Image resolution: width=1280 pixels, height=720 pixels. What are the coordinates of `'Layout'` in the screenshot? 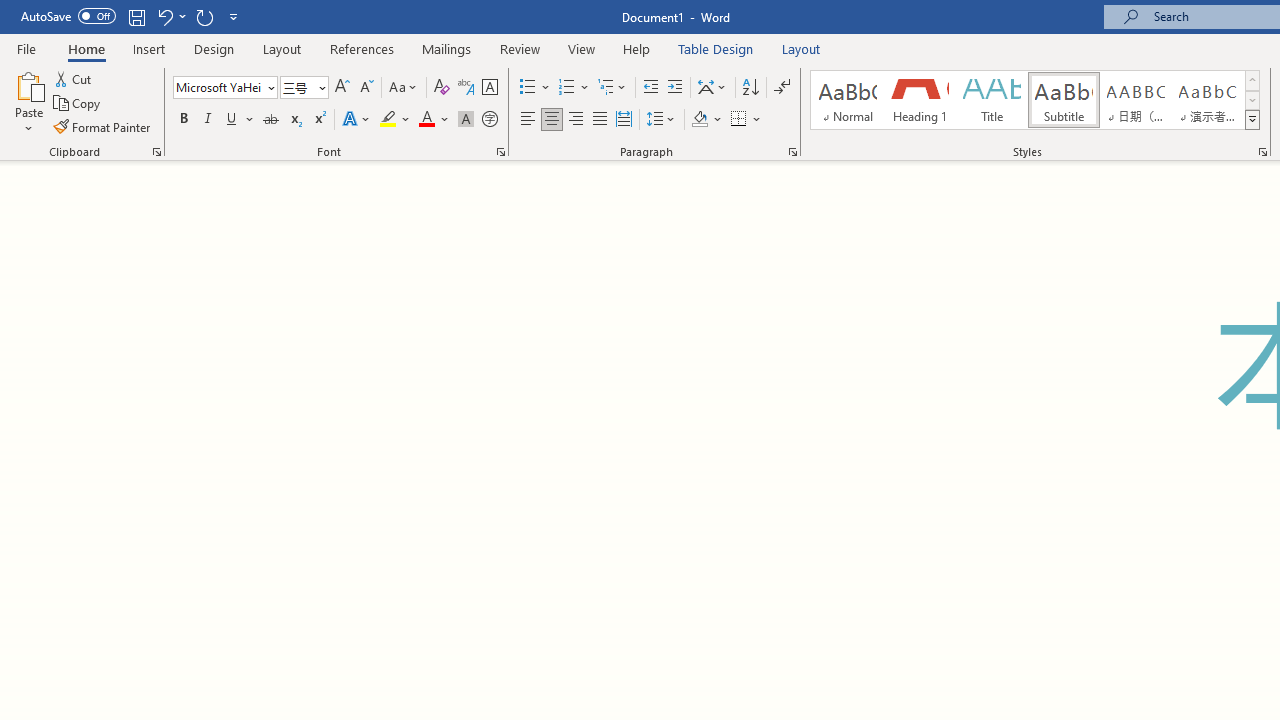 It's located at (801, 48).